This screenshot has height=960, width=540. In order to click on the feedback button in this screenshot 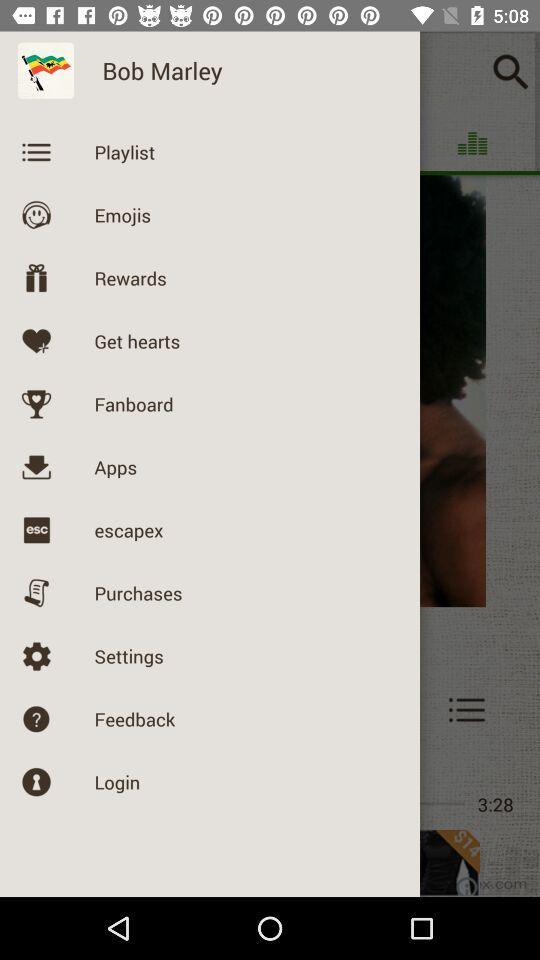, I will do `click(74, 709)`.